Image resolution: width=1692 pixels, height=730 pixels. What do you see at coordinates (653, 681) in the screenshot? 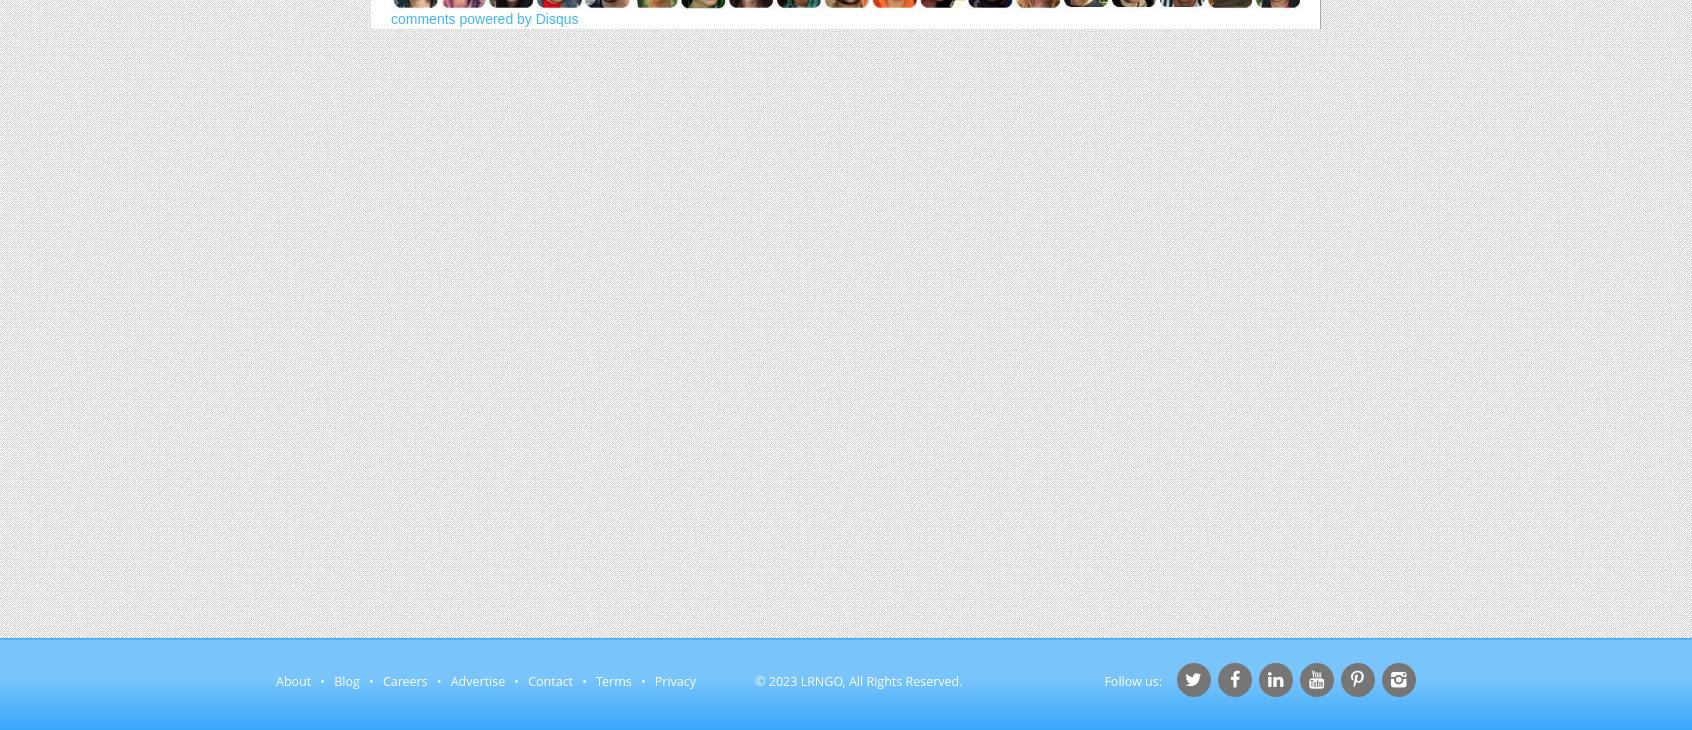
I see `'Privacy'` at bounding box center [653, 681].